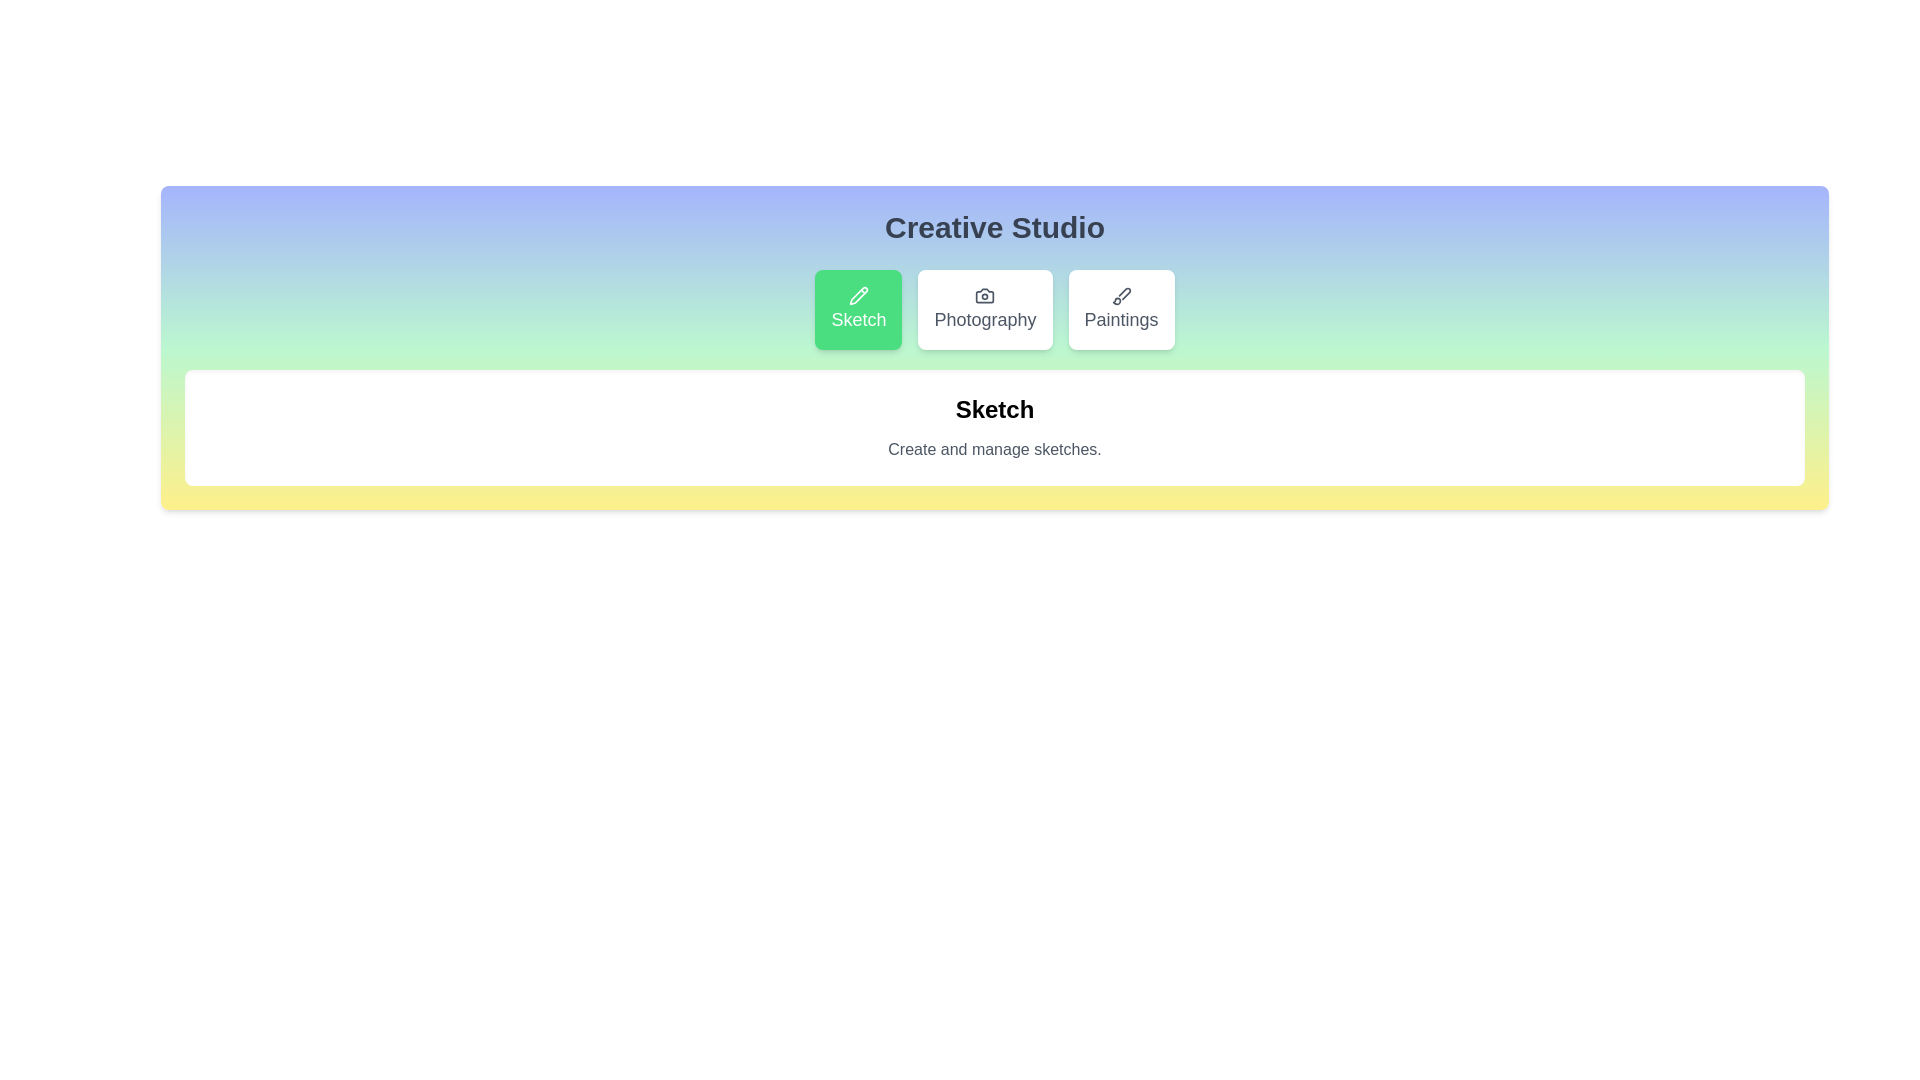 Image resolution: width=1920 pixels, height=1080 pixels. I want to click on the Paintings tab, so click(1121, 309).